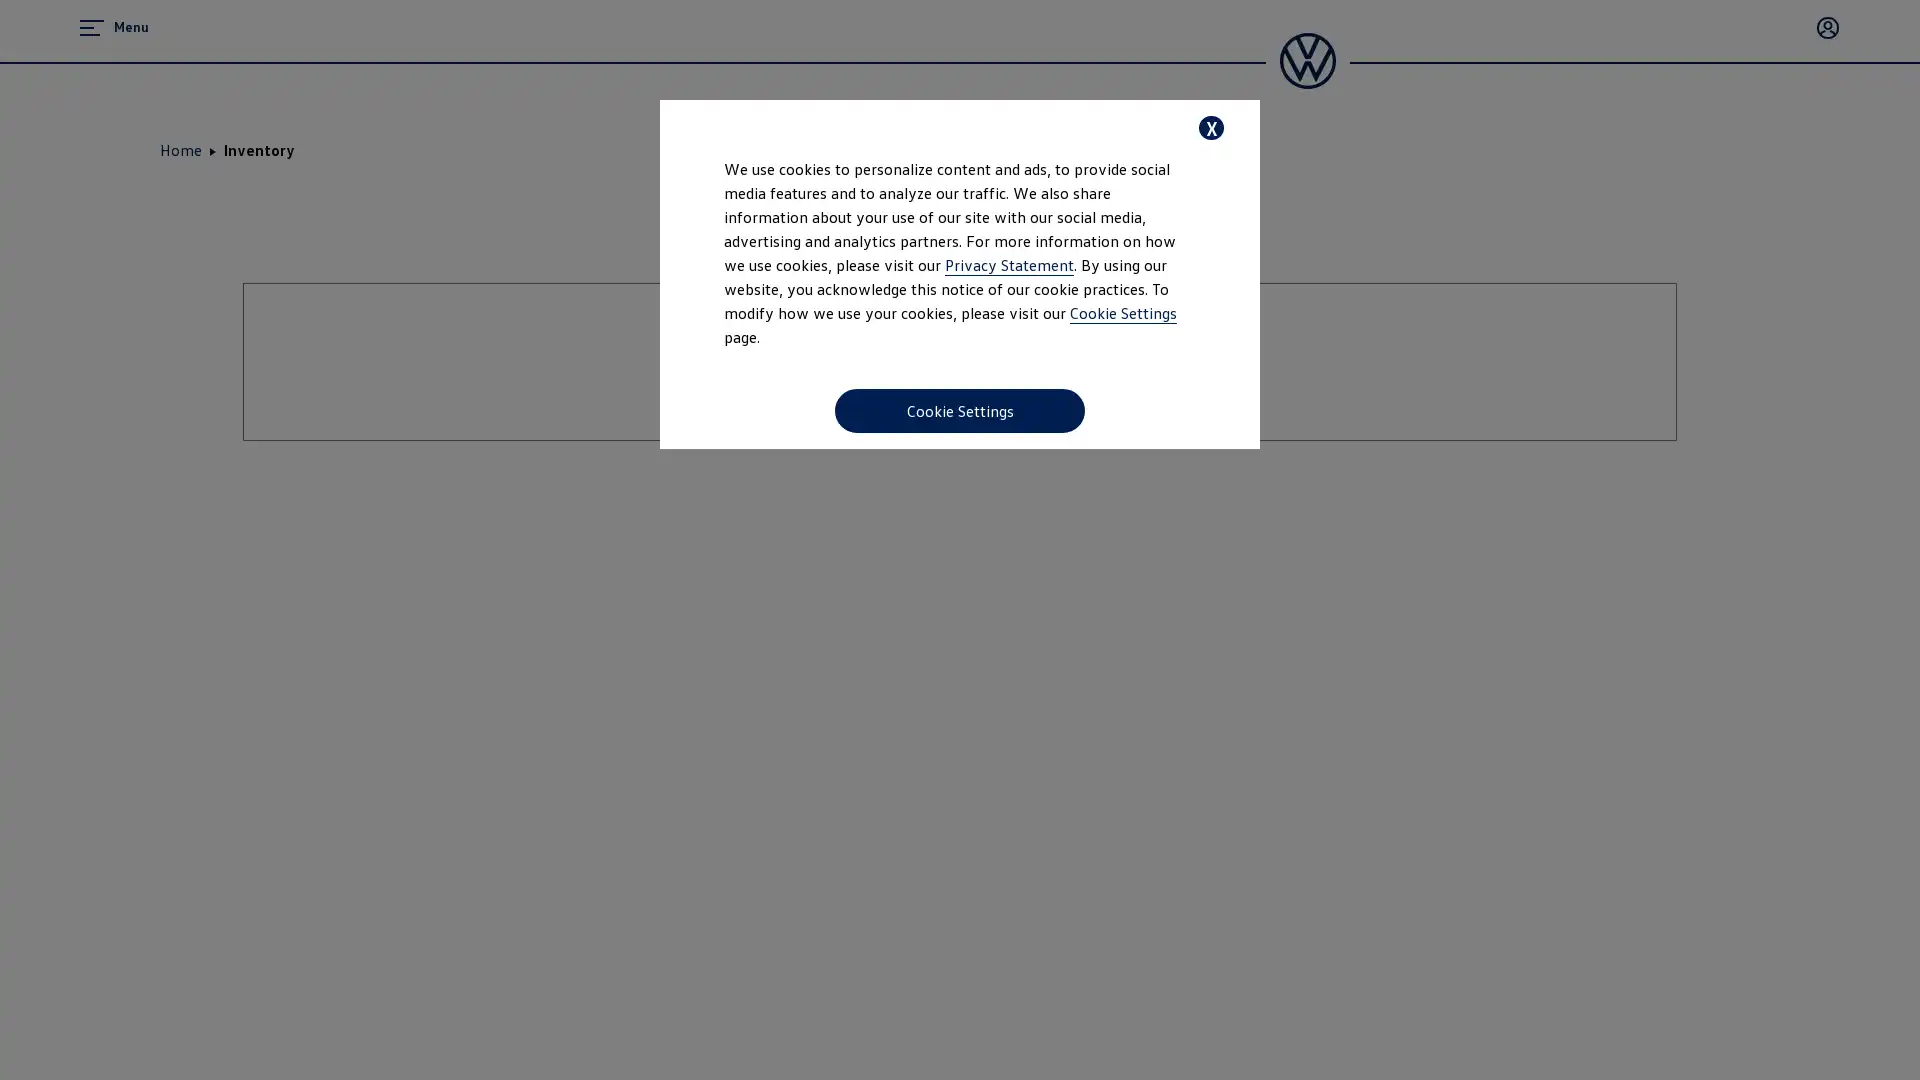 This screenshot has width=1920, height=1080. Describe the element at coordinates (113, 27) in the screenshot. I see `Menu` at that location.